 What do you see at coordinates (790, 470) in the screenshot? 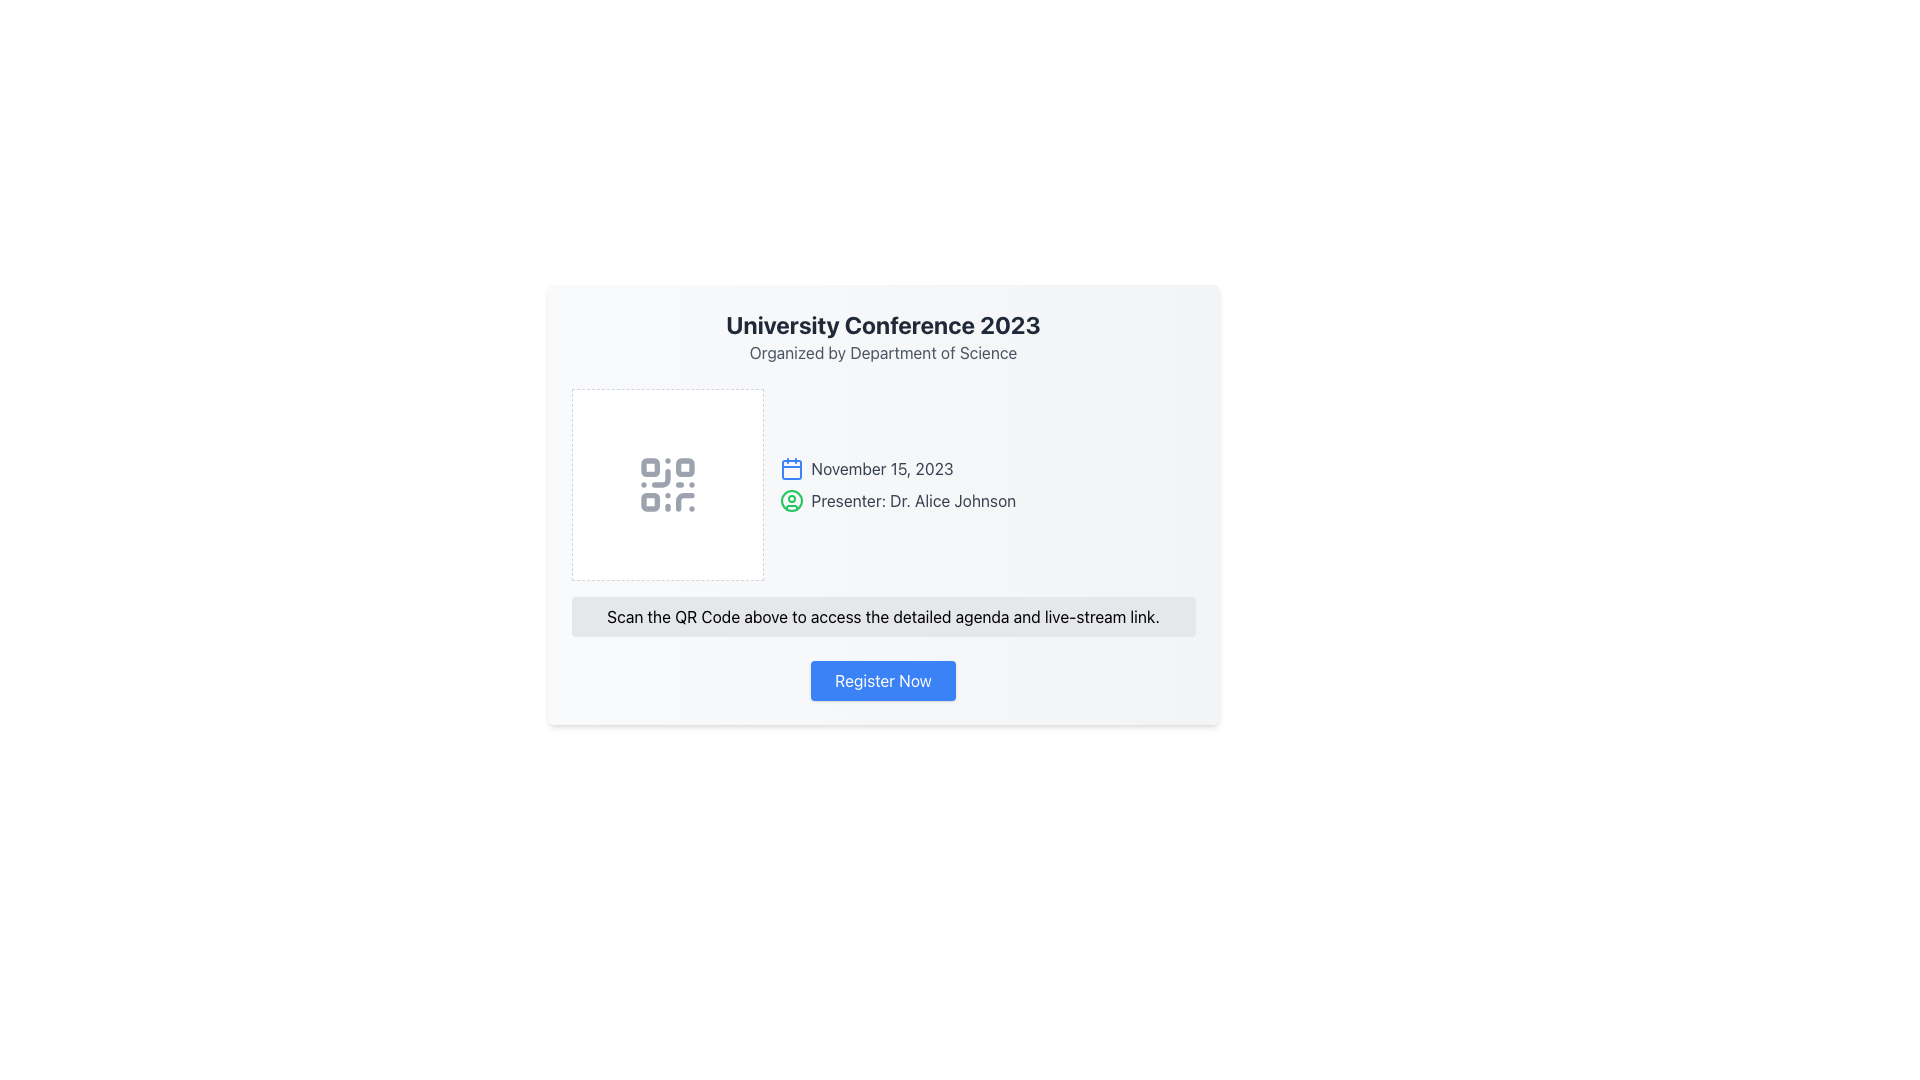
I see `the blue rounded rectangle icon segment located within the calendar symbol, adjacent to the 'November 15, 2023' label` at bounding box center [790, 470].